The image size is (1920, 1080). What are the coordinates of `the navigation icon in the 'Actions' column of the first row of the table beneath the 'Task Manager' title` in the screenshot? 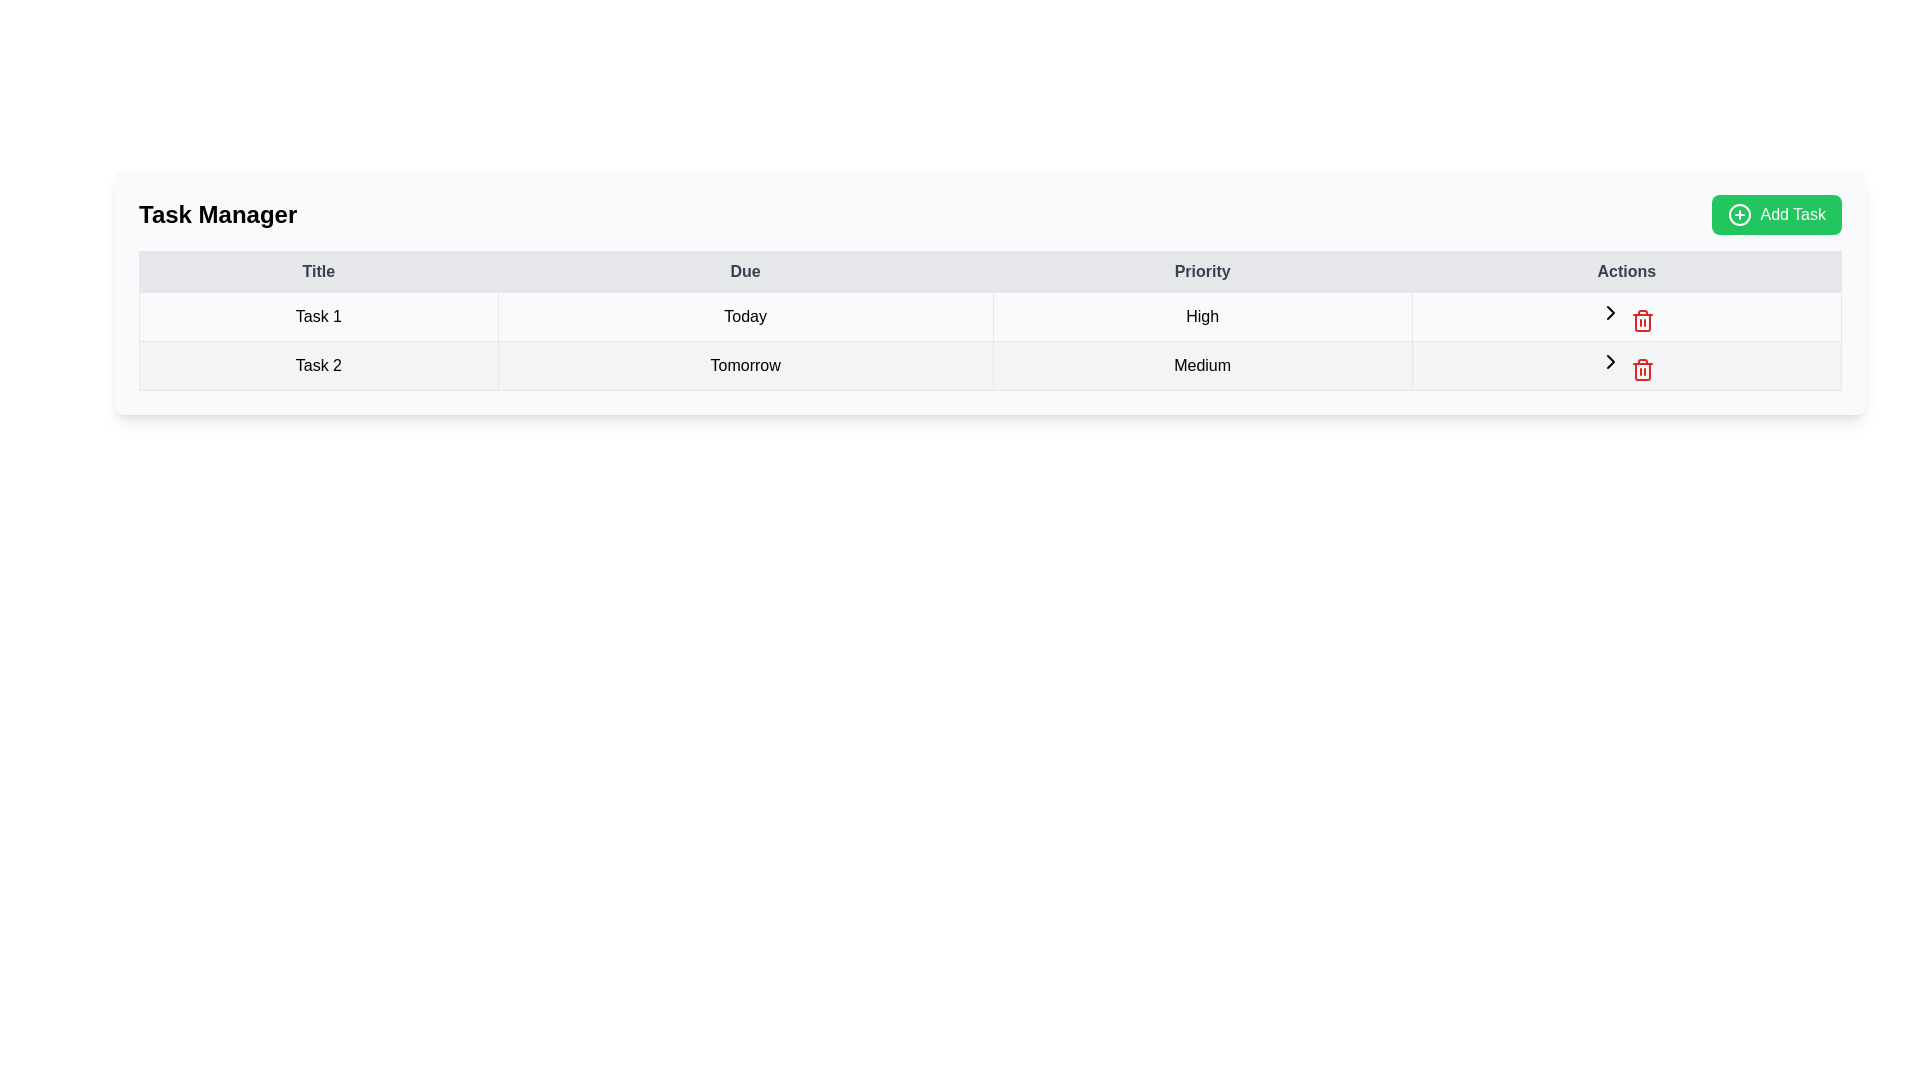 It's located at (1610, 312).